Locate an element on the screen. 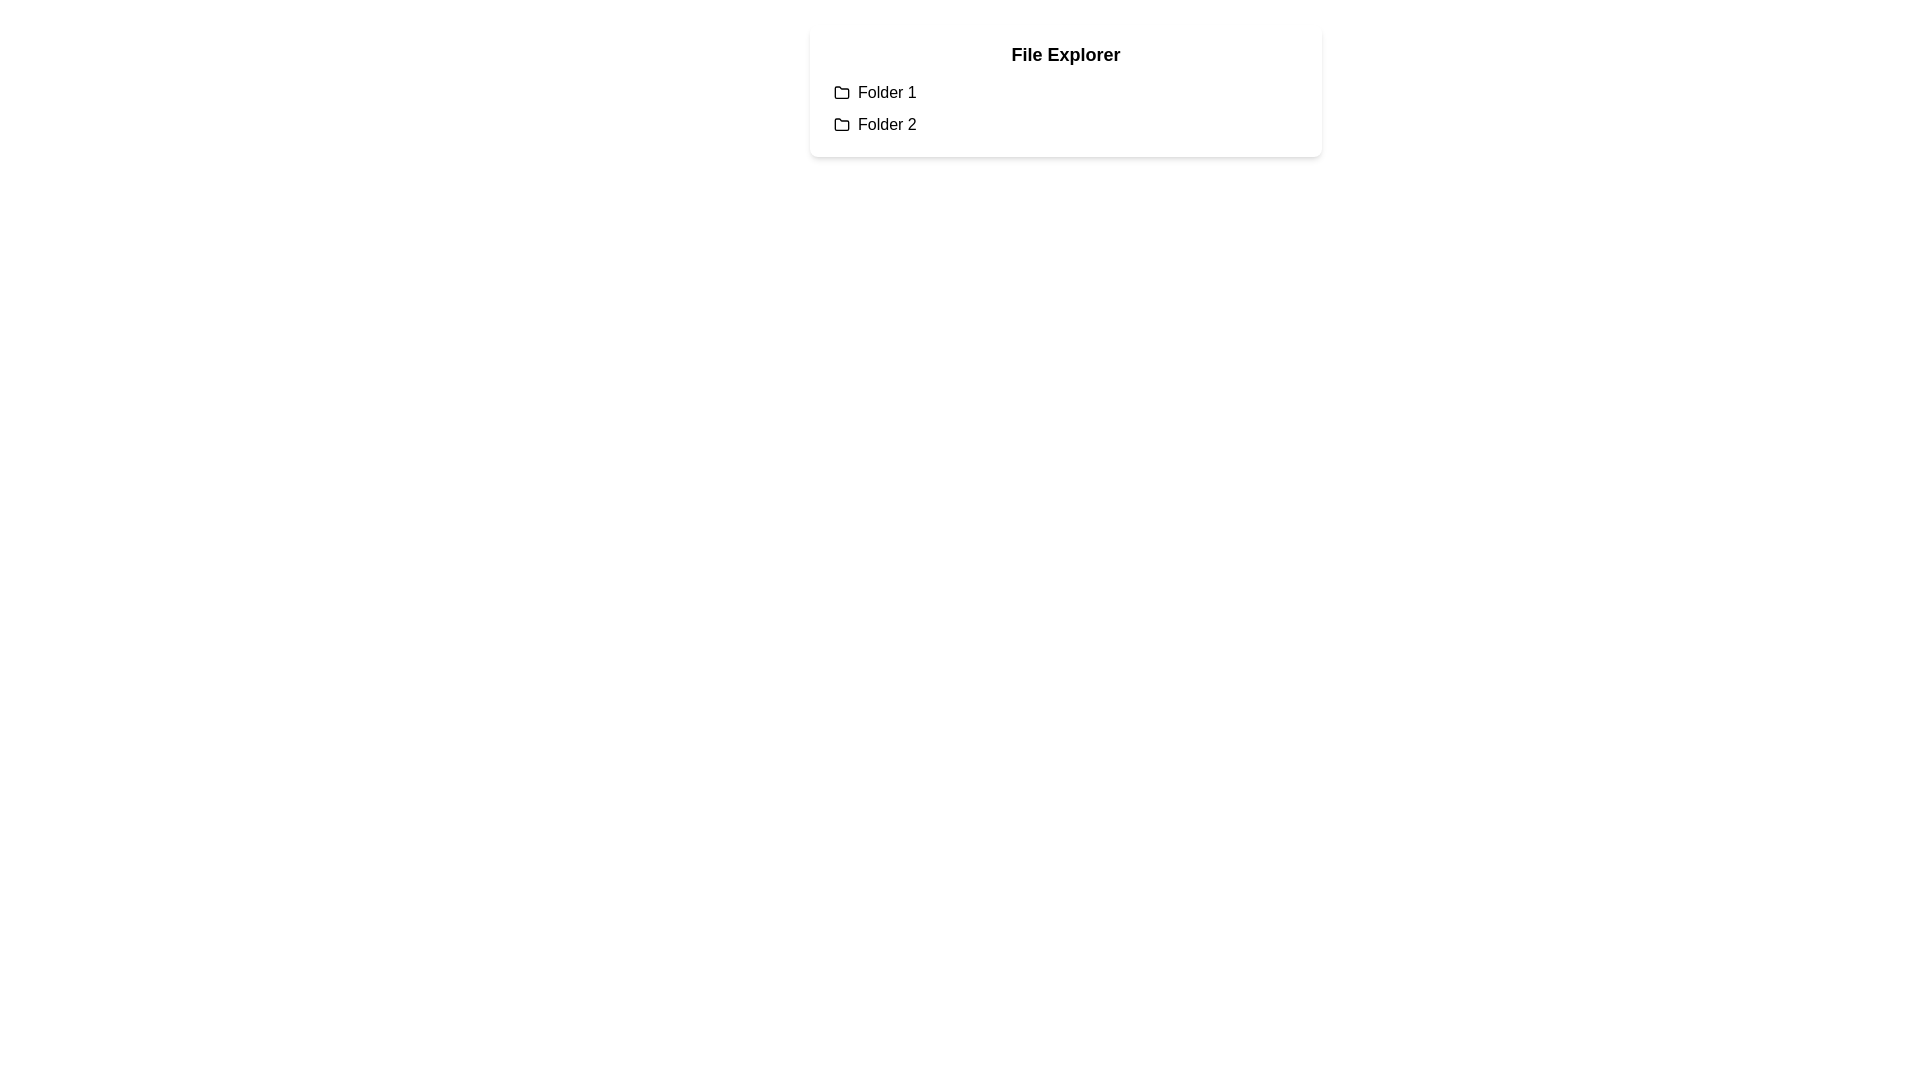 This screenshot has height=1080, width=1920. the folder icon located at the top left corner of the 'Folder 1' row, which serves as a visual indicator and is not interactive is located at coordinates (841, 92).